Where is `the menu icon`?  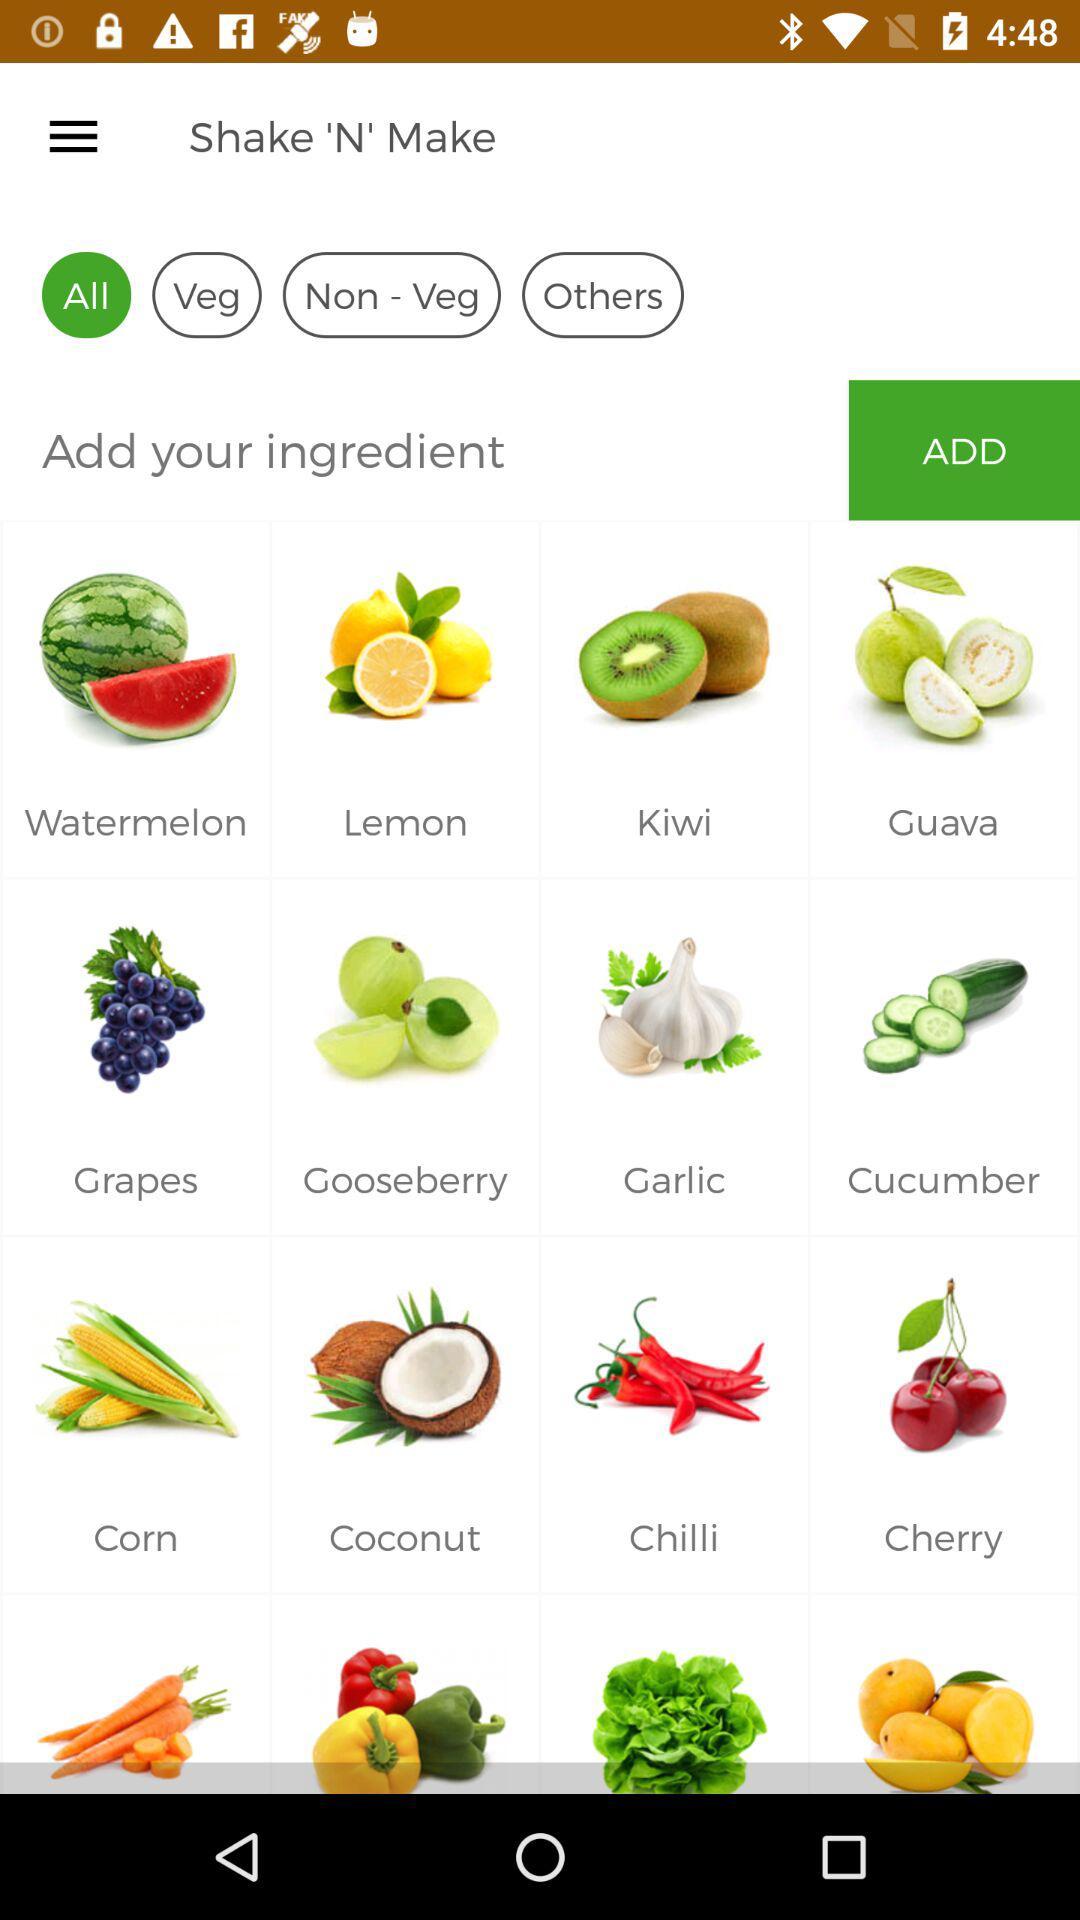
the menu icon is located at coordinates (72, 135).